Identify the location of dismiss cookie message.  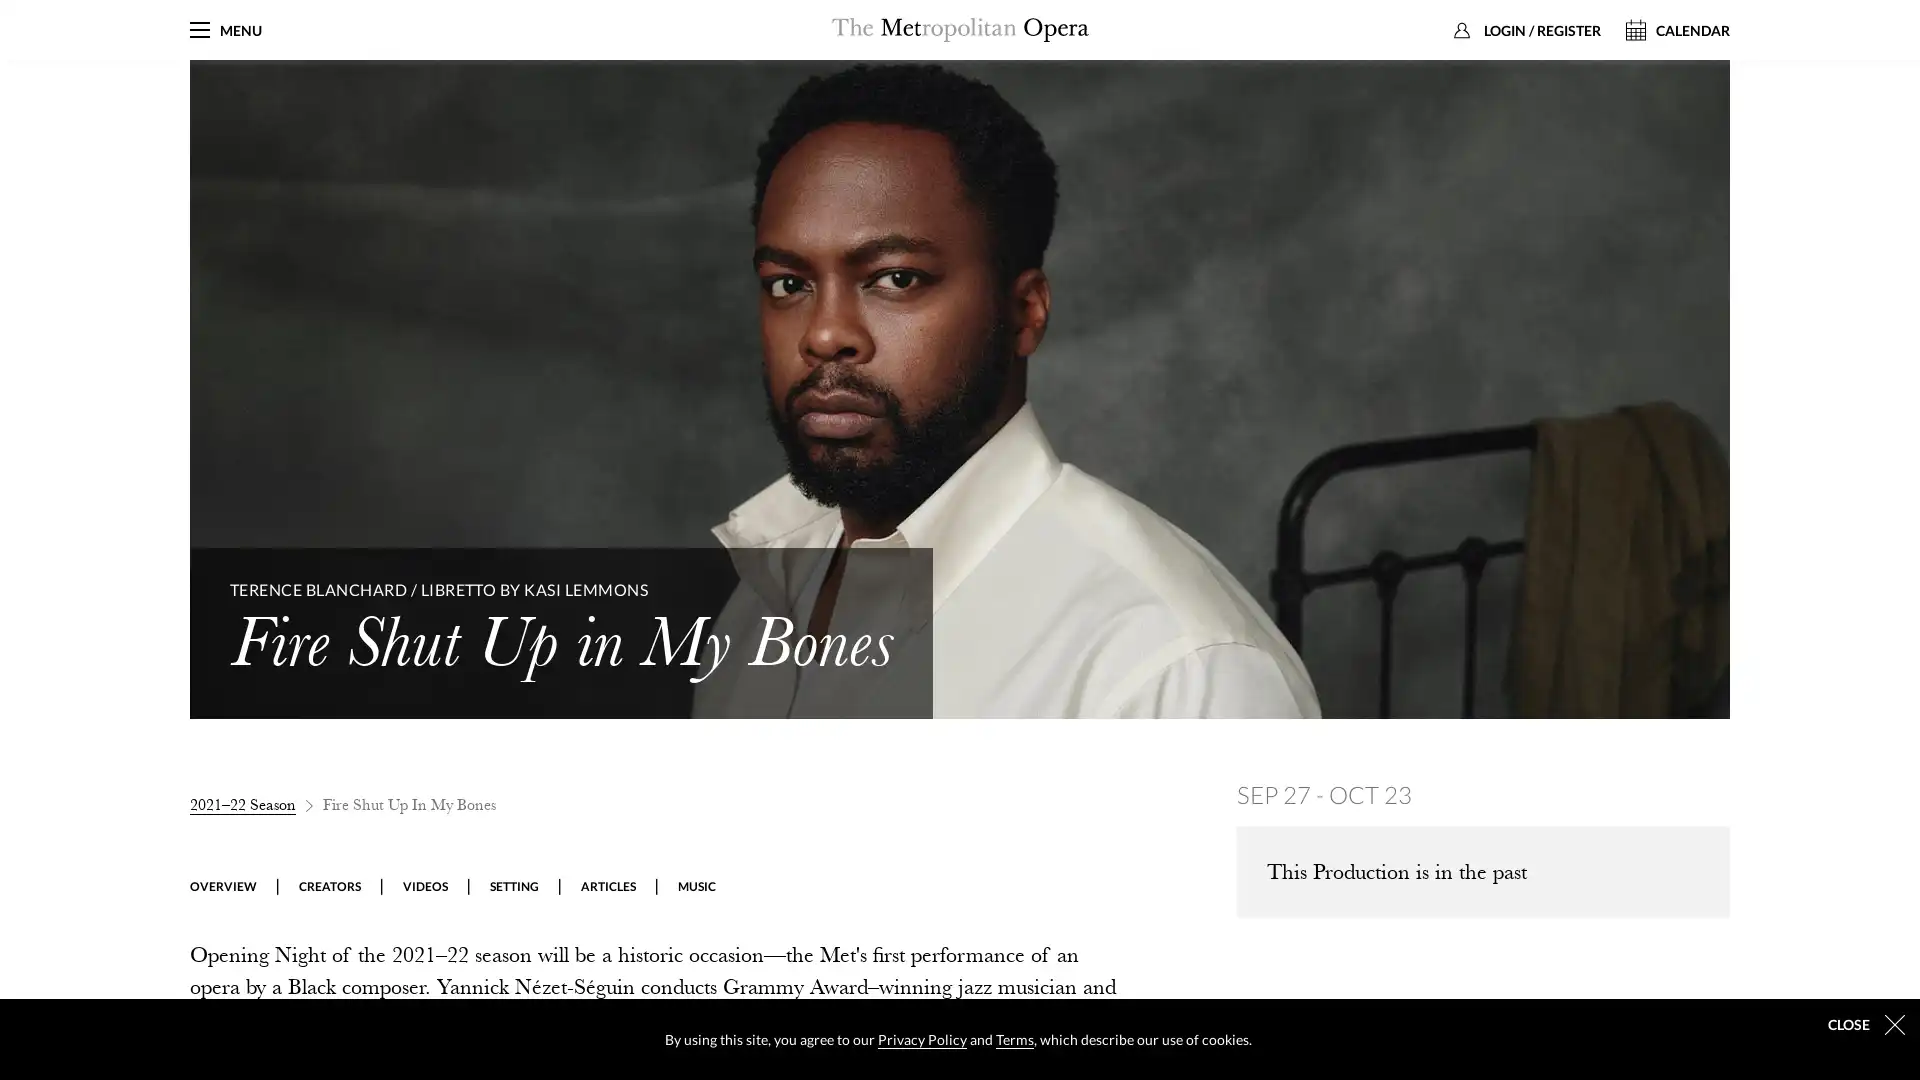
(1865, 1024).